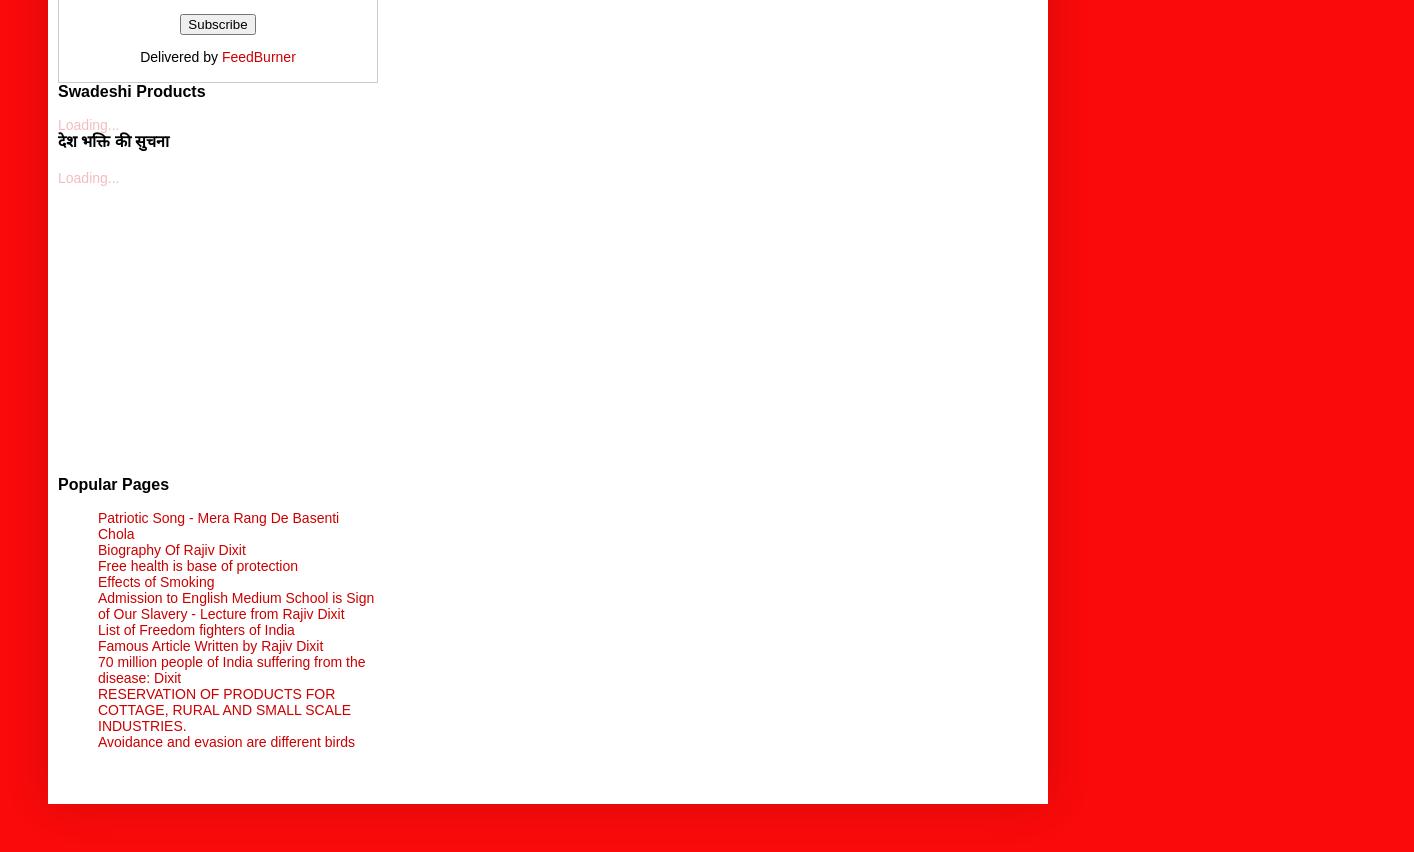 Image resolution: width=1414 pixels, height=852 pixels. I want to click on 'Popular Pages', so click(112, 483).